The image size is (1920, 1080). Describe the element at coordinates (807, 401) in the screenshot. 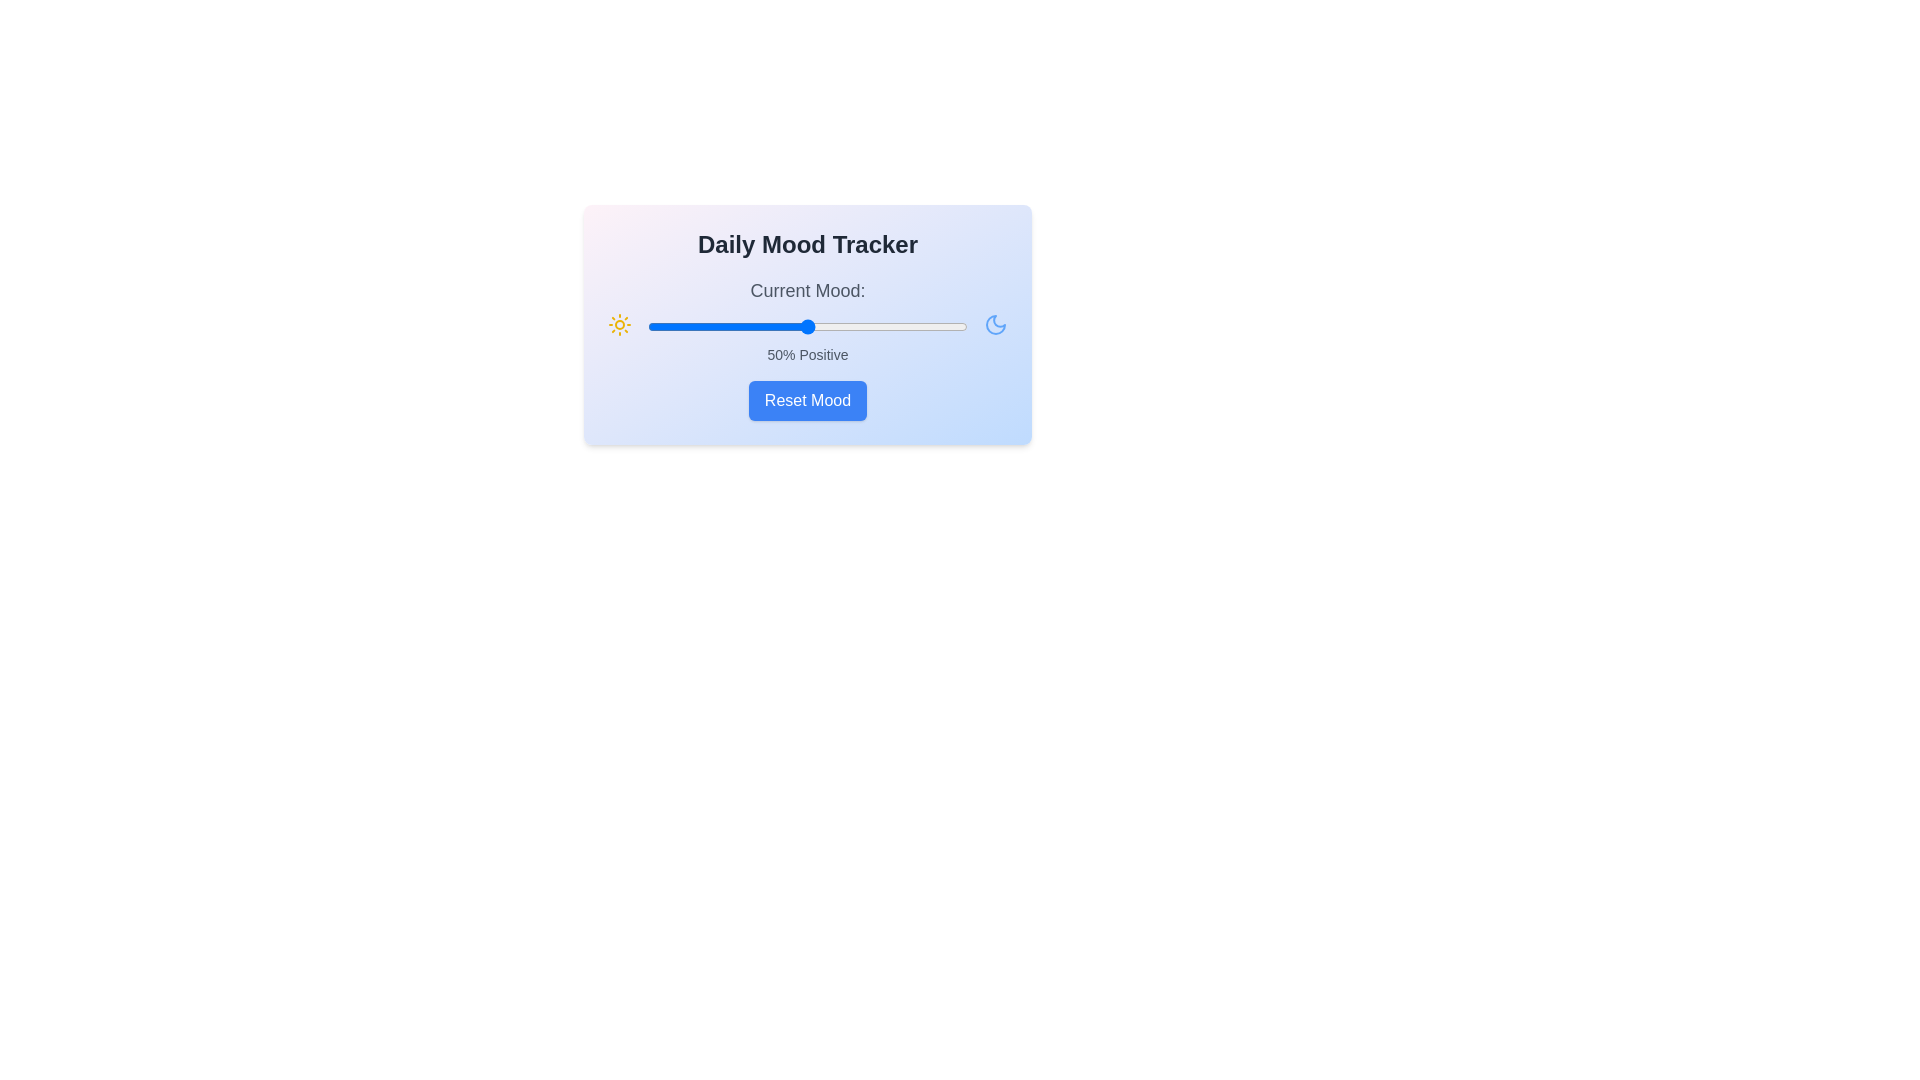

I see `the 'Reset Mood' button, which is a vibrant blue rectangular button with rounded corners and white text` at that location.